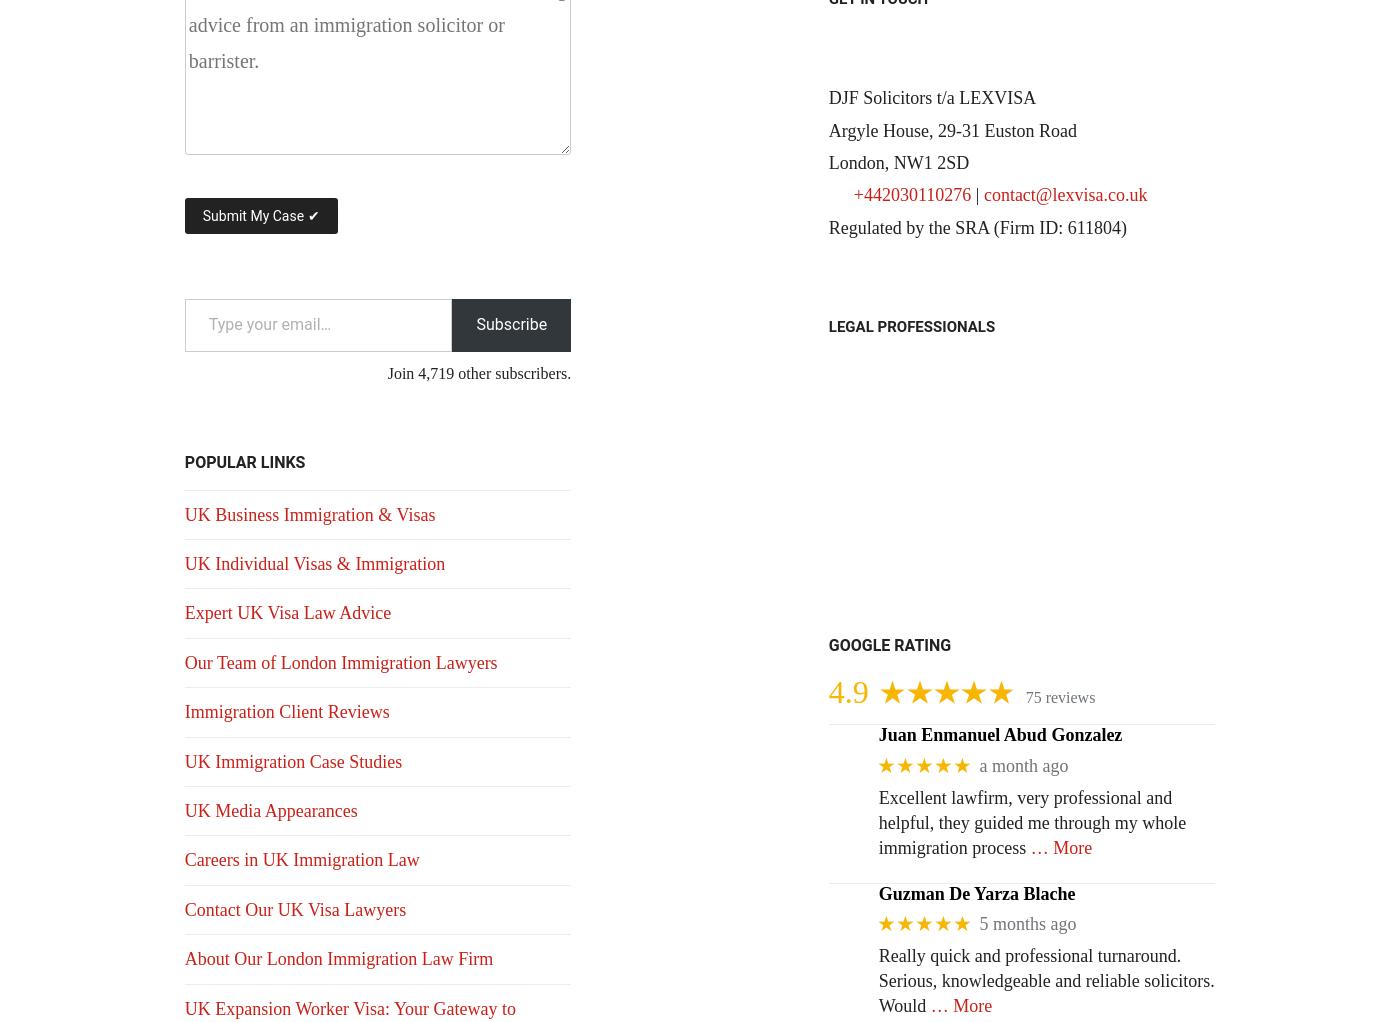  Describe the element at coordinates (898, 162) in the screenshot. I see `'London, NW1 2SD'` at that location.